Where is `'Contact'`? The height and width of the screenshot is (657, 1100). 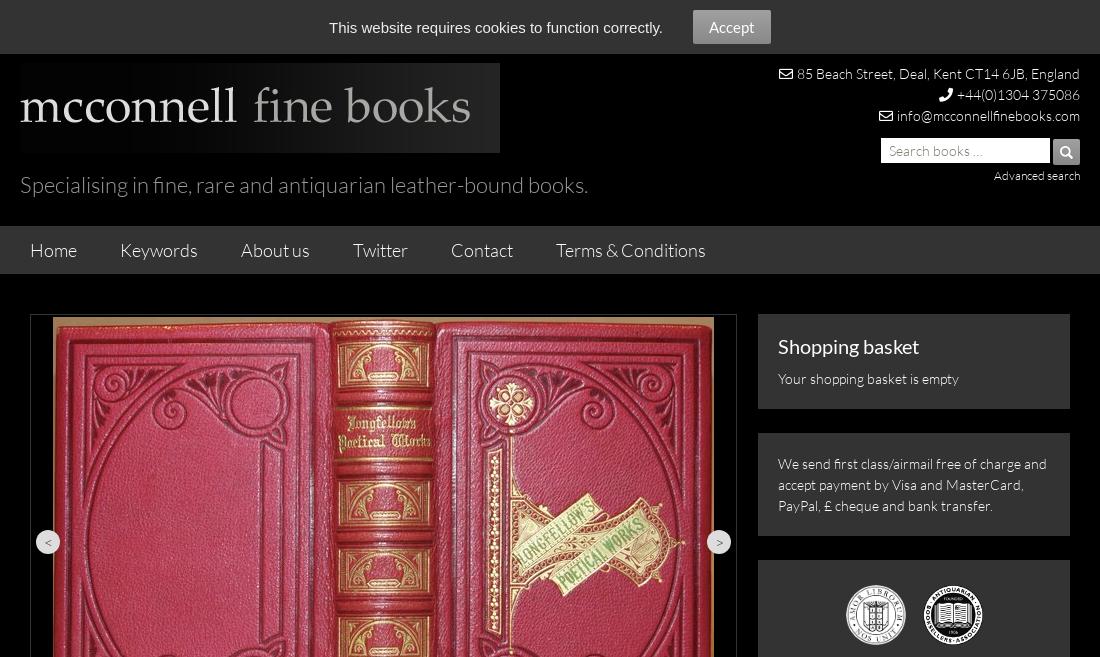
'Contact' is located at coordinates (482, 249).